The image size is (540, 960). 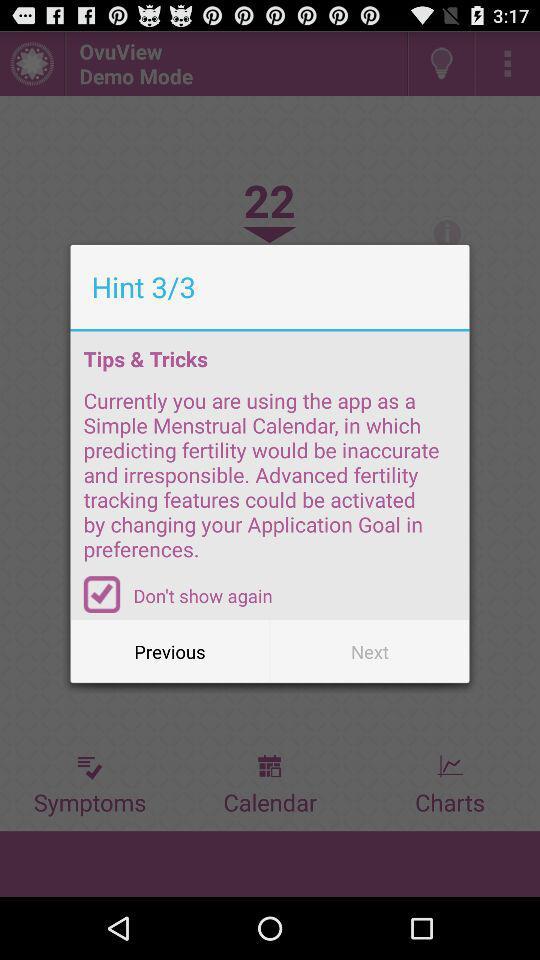 I want to click on the app to the left of don t show, so click(x=102, y=594).